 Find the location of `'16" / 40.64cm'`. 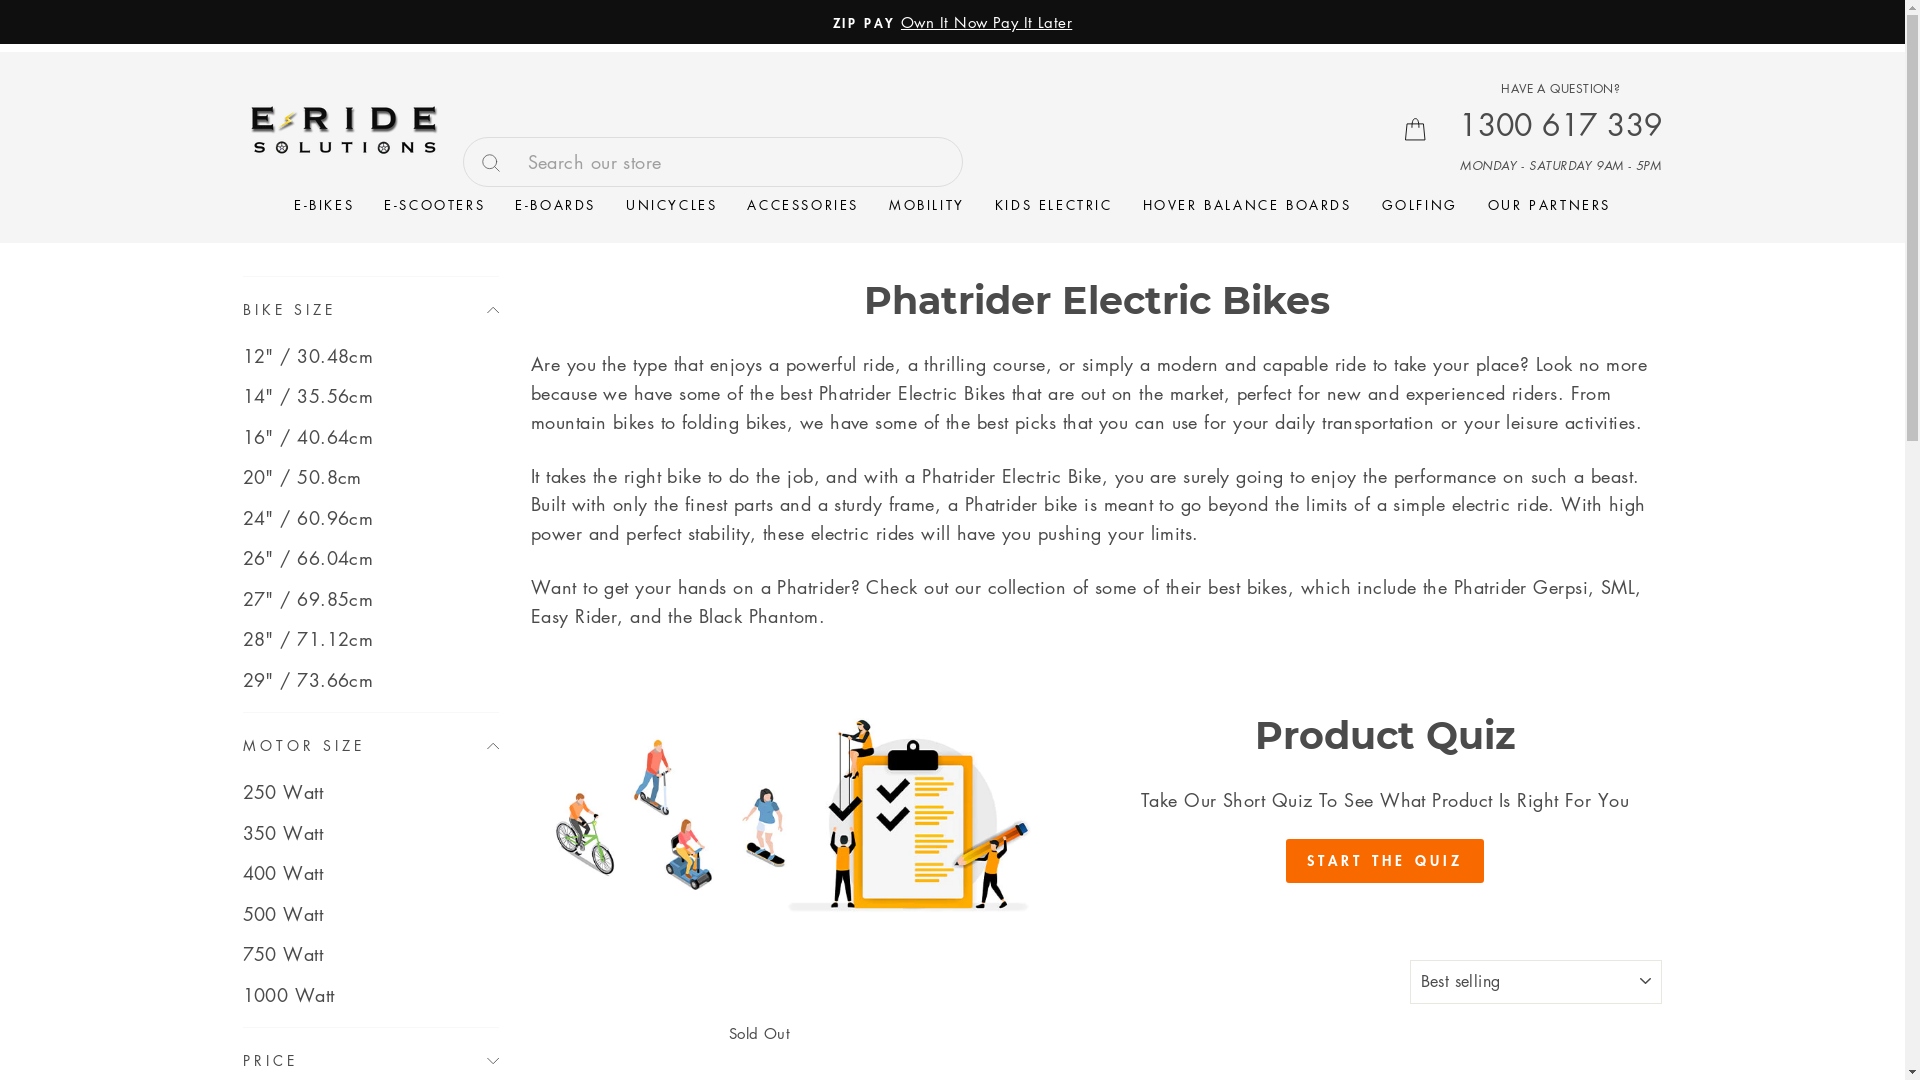

'16" / 40.64cm' is located at coordinates (369, 435).